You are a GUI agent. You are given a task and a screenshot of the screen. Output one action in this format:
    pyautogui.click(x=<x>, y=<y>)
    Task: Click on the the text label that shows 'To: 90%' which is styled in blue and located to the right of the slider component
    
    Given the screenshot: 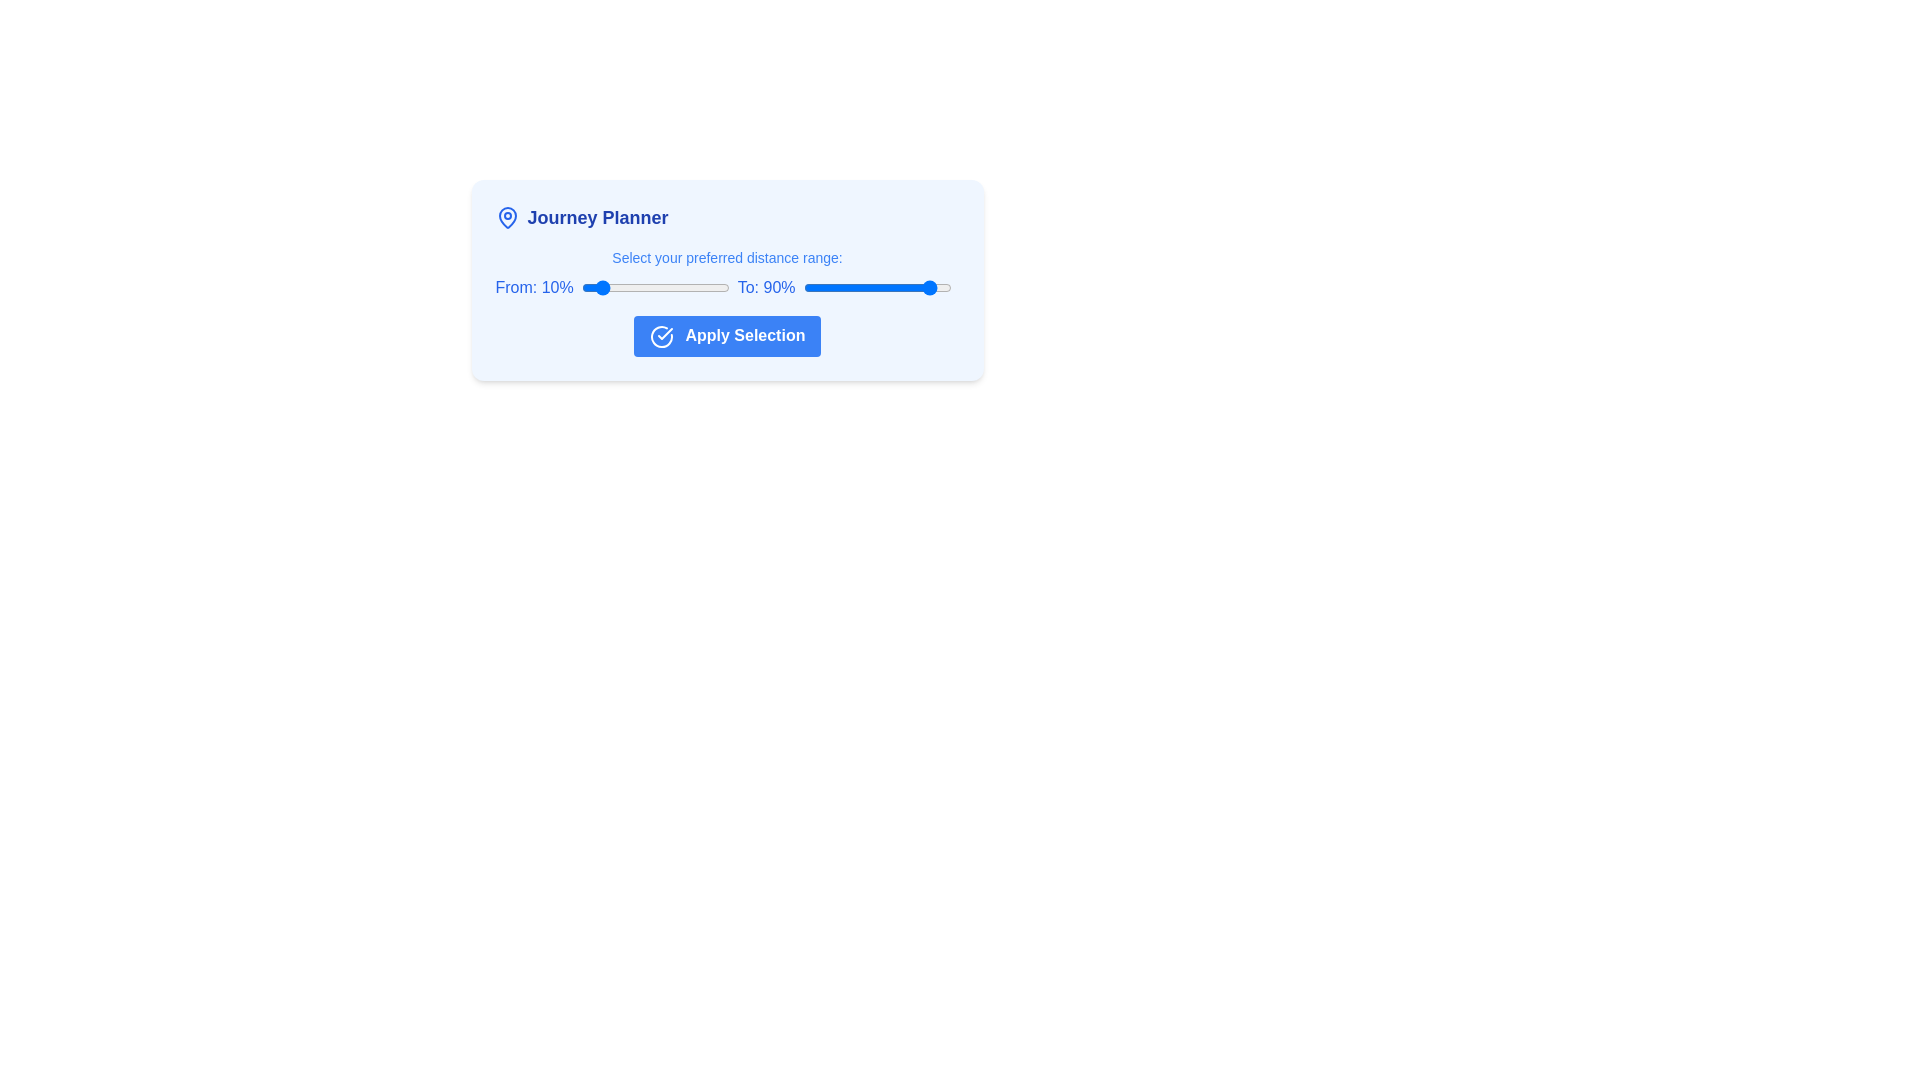 What is the action you would take?
    pyautogui.click(x=765, y=288)
    